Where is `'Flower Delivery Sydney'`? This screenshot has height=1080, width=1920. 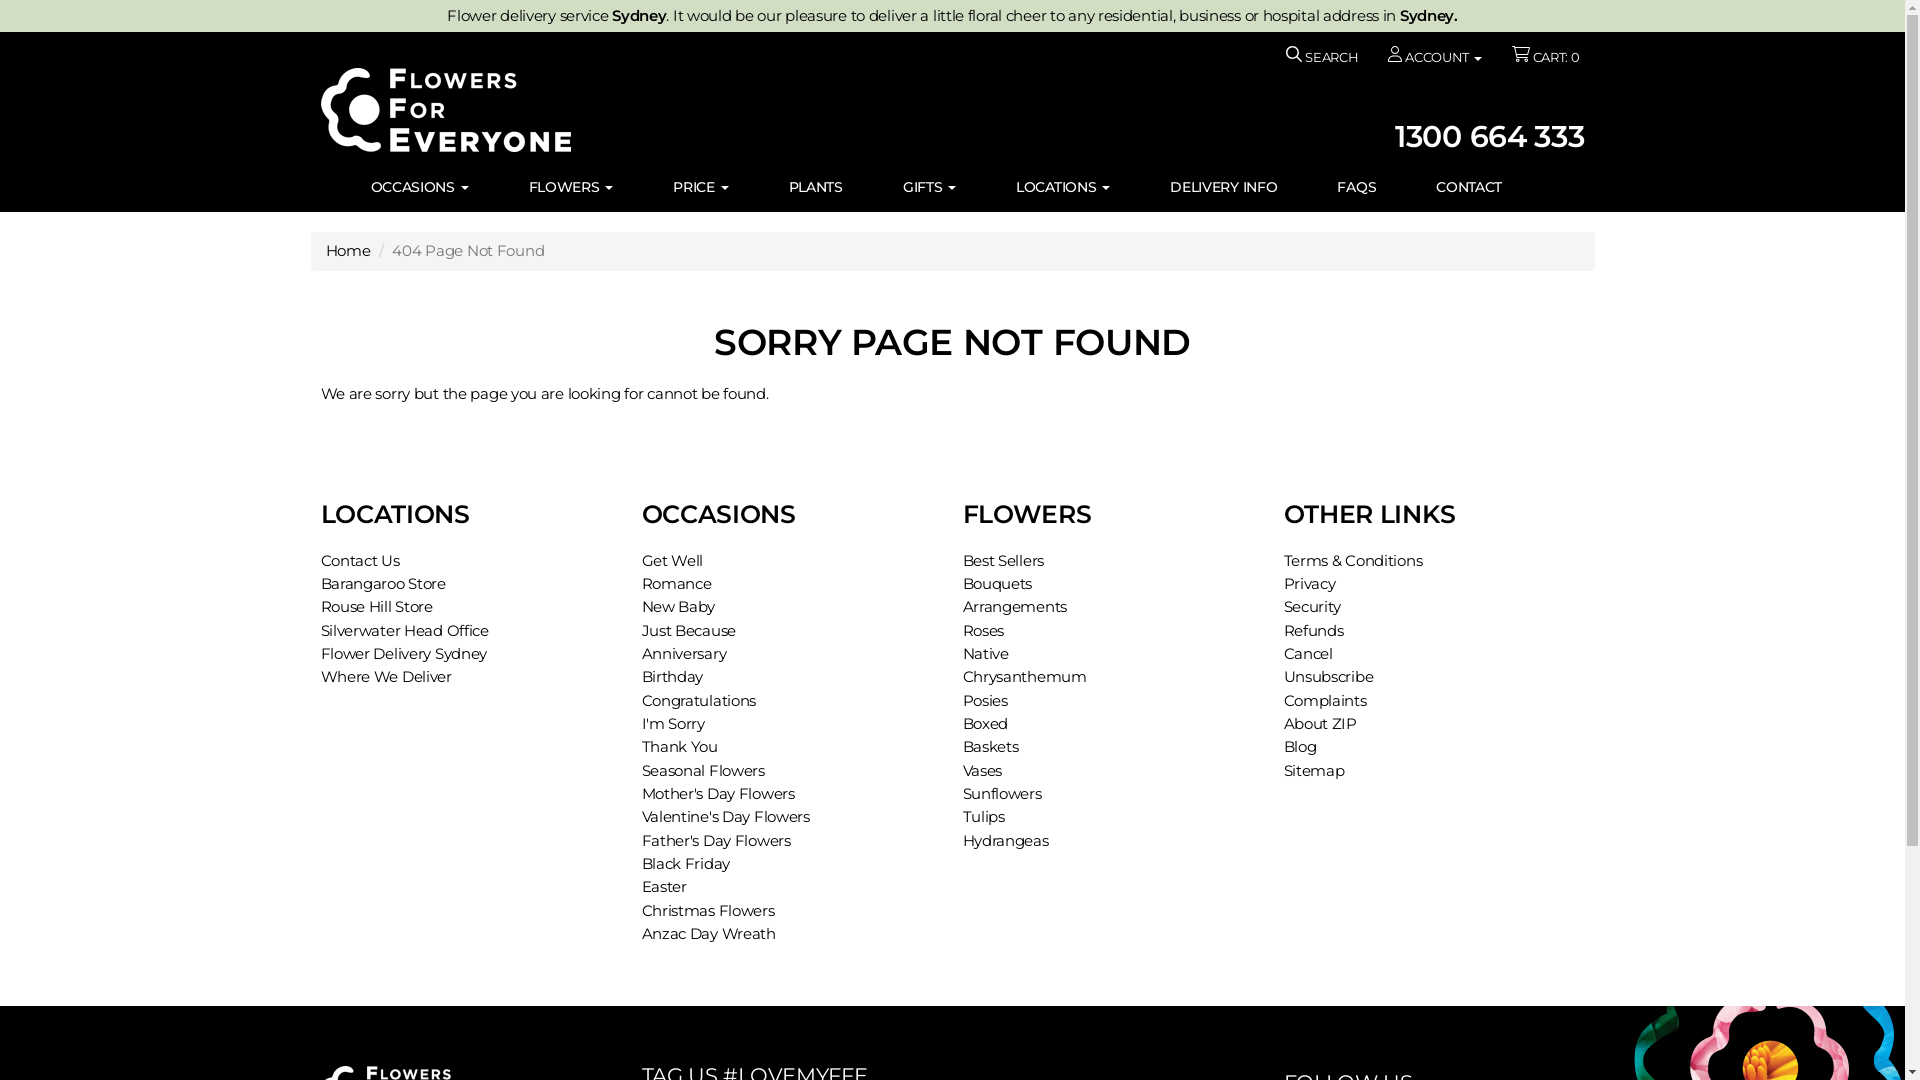
'Flower Delivery Sydney' is located at coordinates (402, 654).